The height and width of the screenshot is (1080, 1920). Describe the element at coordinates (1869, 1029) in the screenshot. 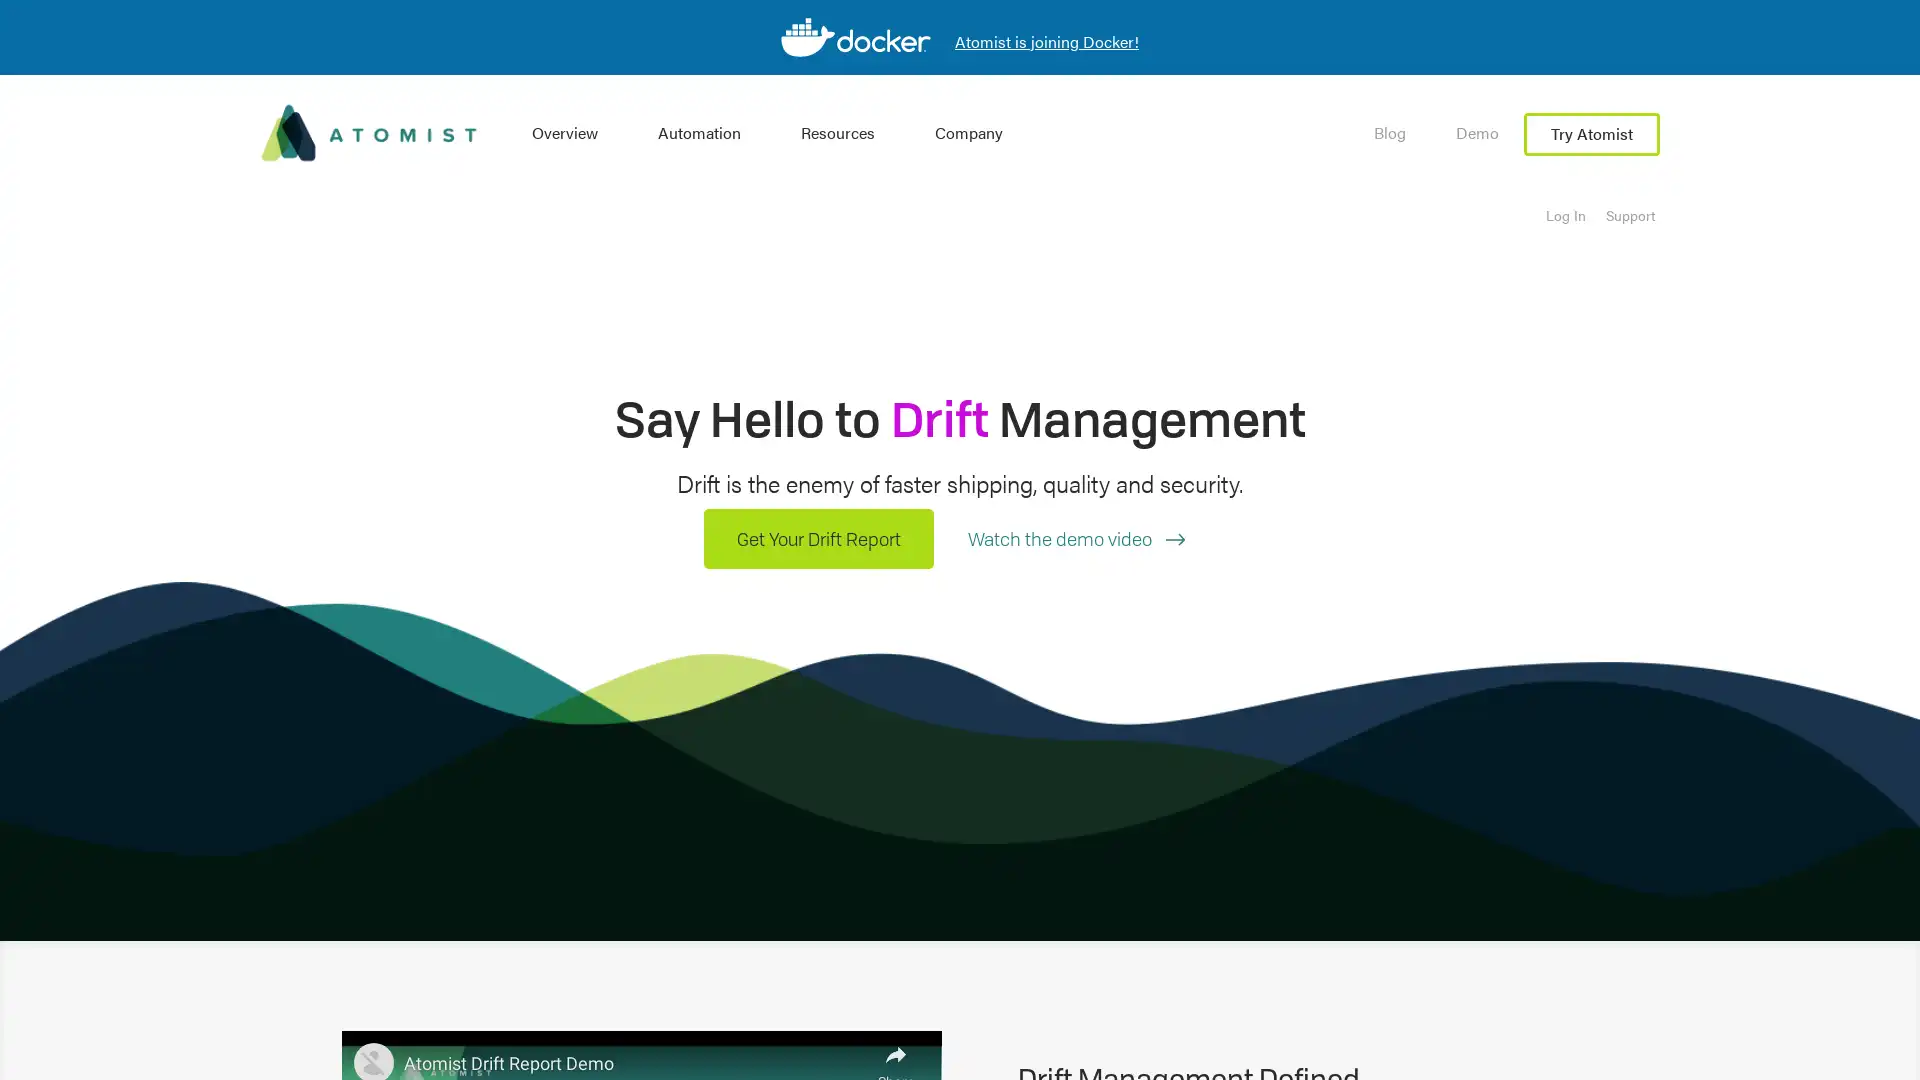

I see `Open Intercom Messenger` at that location.